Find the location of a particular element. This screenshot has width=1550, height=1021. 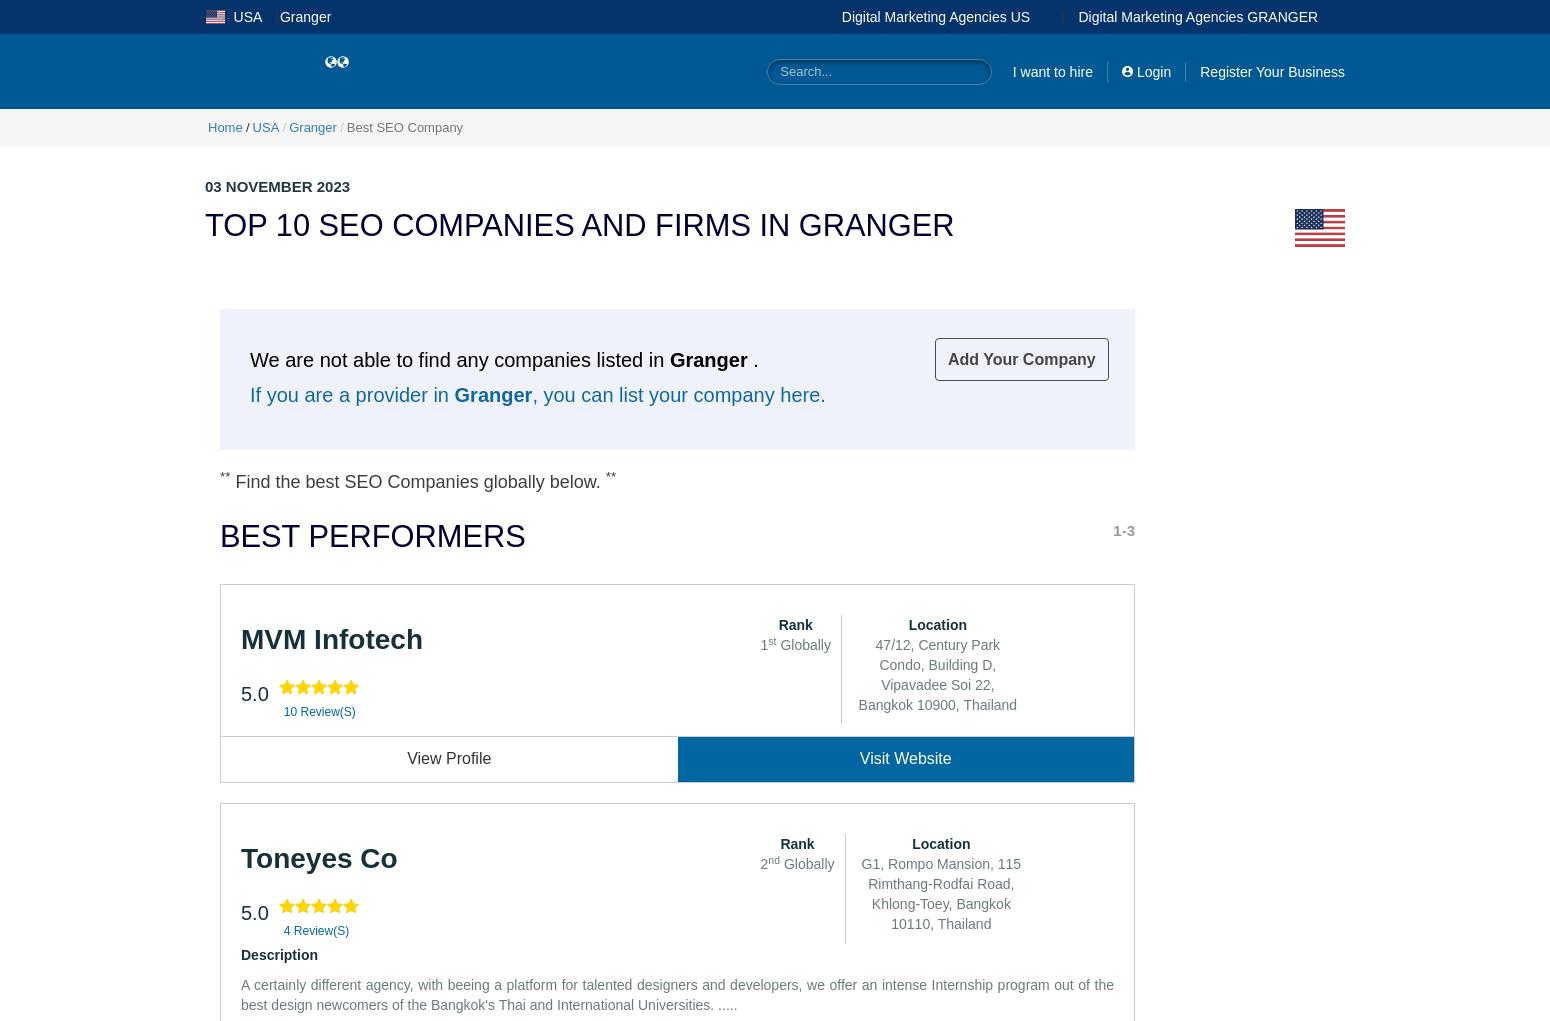

'03 November 2023' is located at coordinates (277, 184).